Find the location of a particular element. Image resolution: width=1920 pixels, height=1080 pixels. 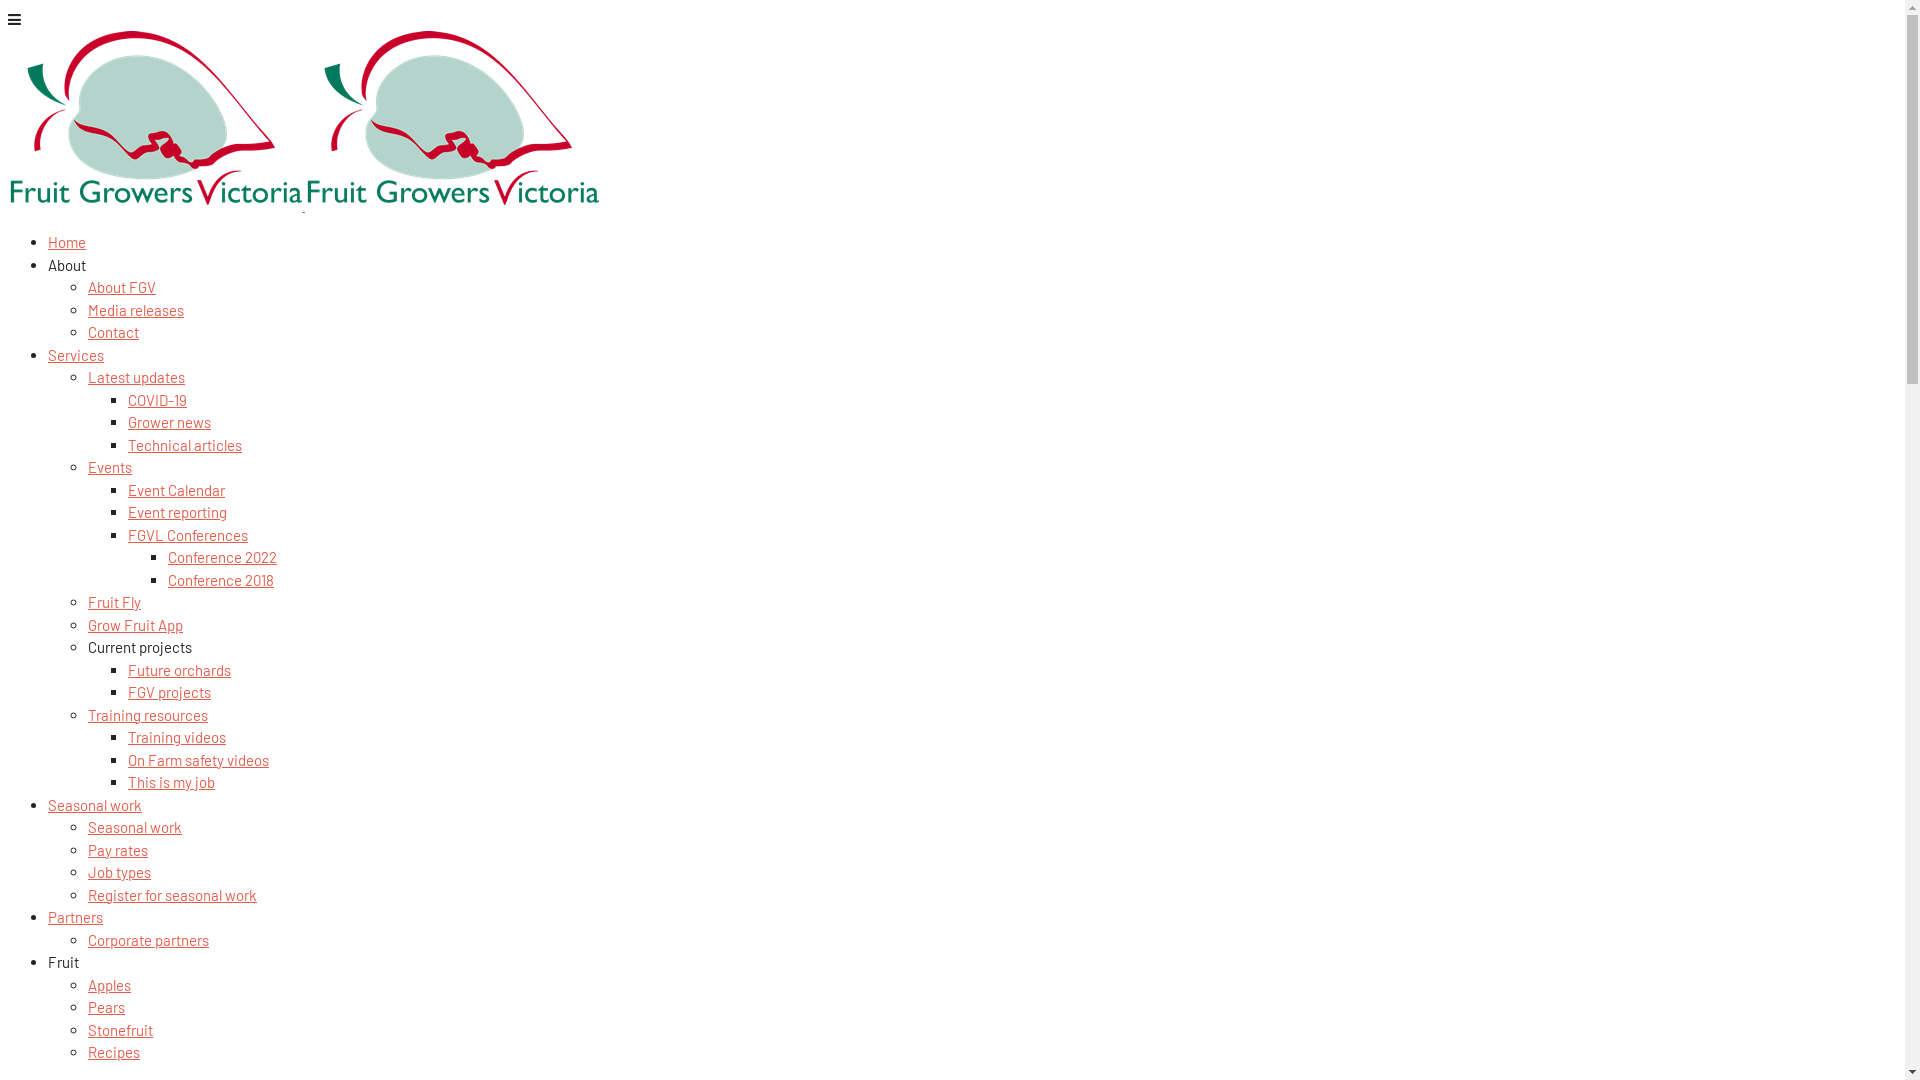

'Grow Fruit App' is located at coordinates (134, 623).